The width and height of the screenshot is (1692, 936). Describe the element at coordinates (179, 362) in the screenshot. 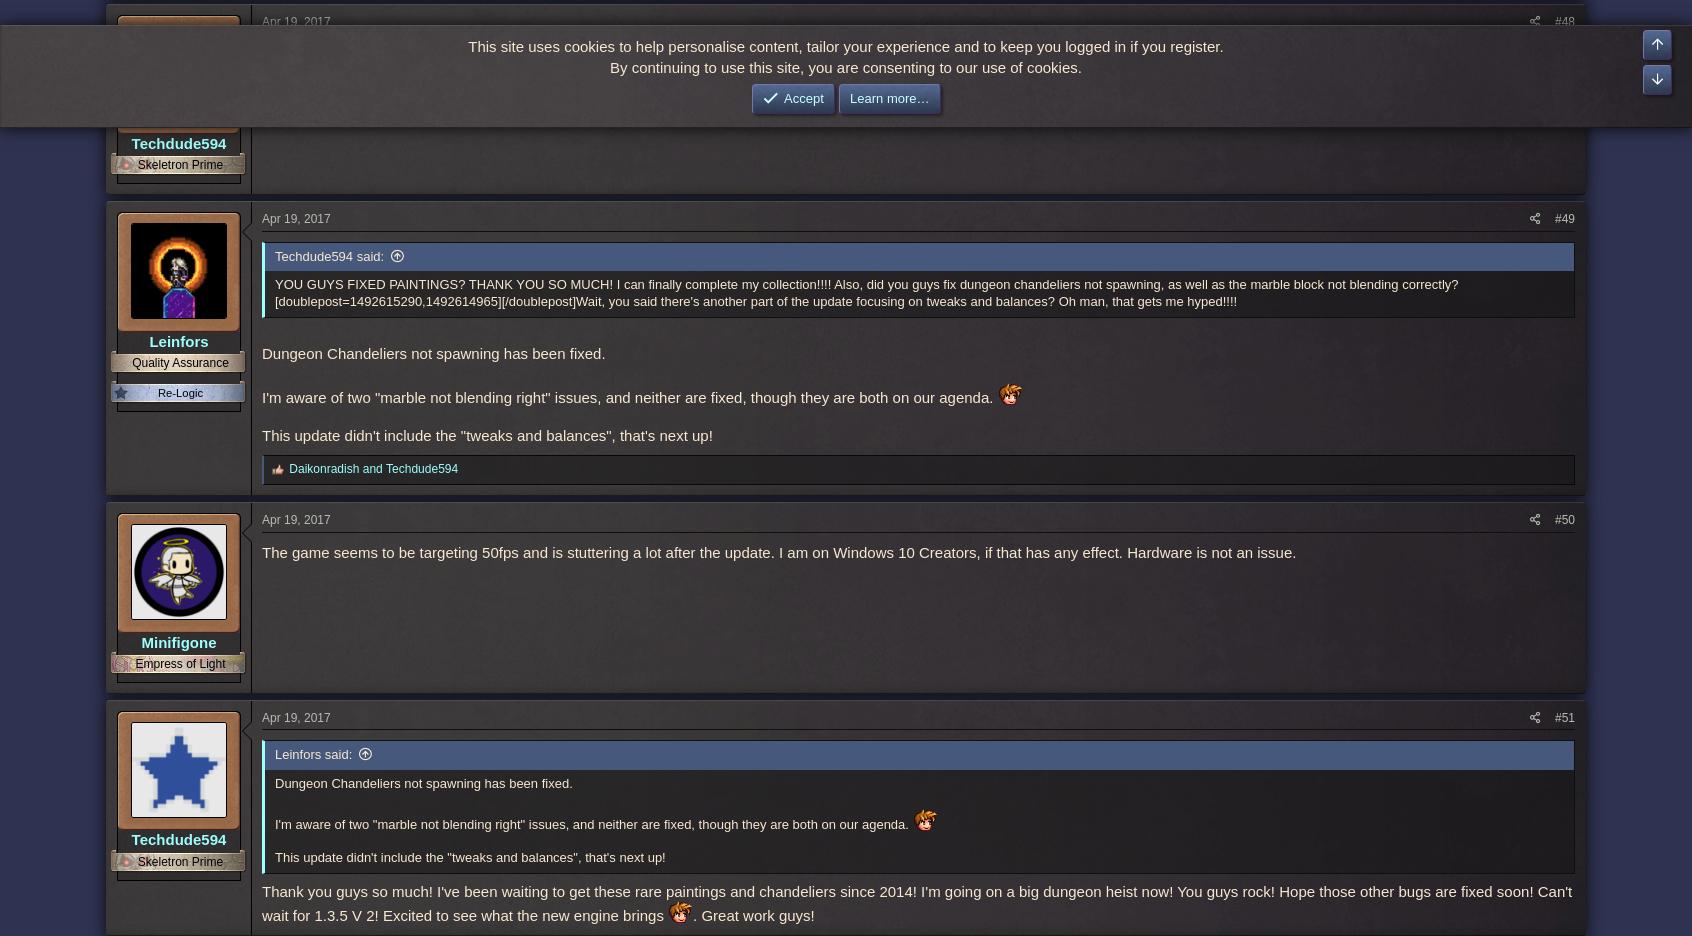

I see `'Quality Assurance'` at that location.